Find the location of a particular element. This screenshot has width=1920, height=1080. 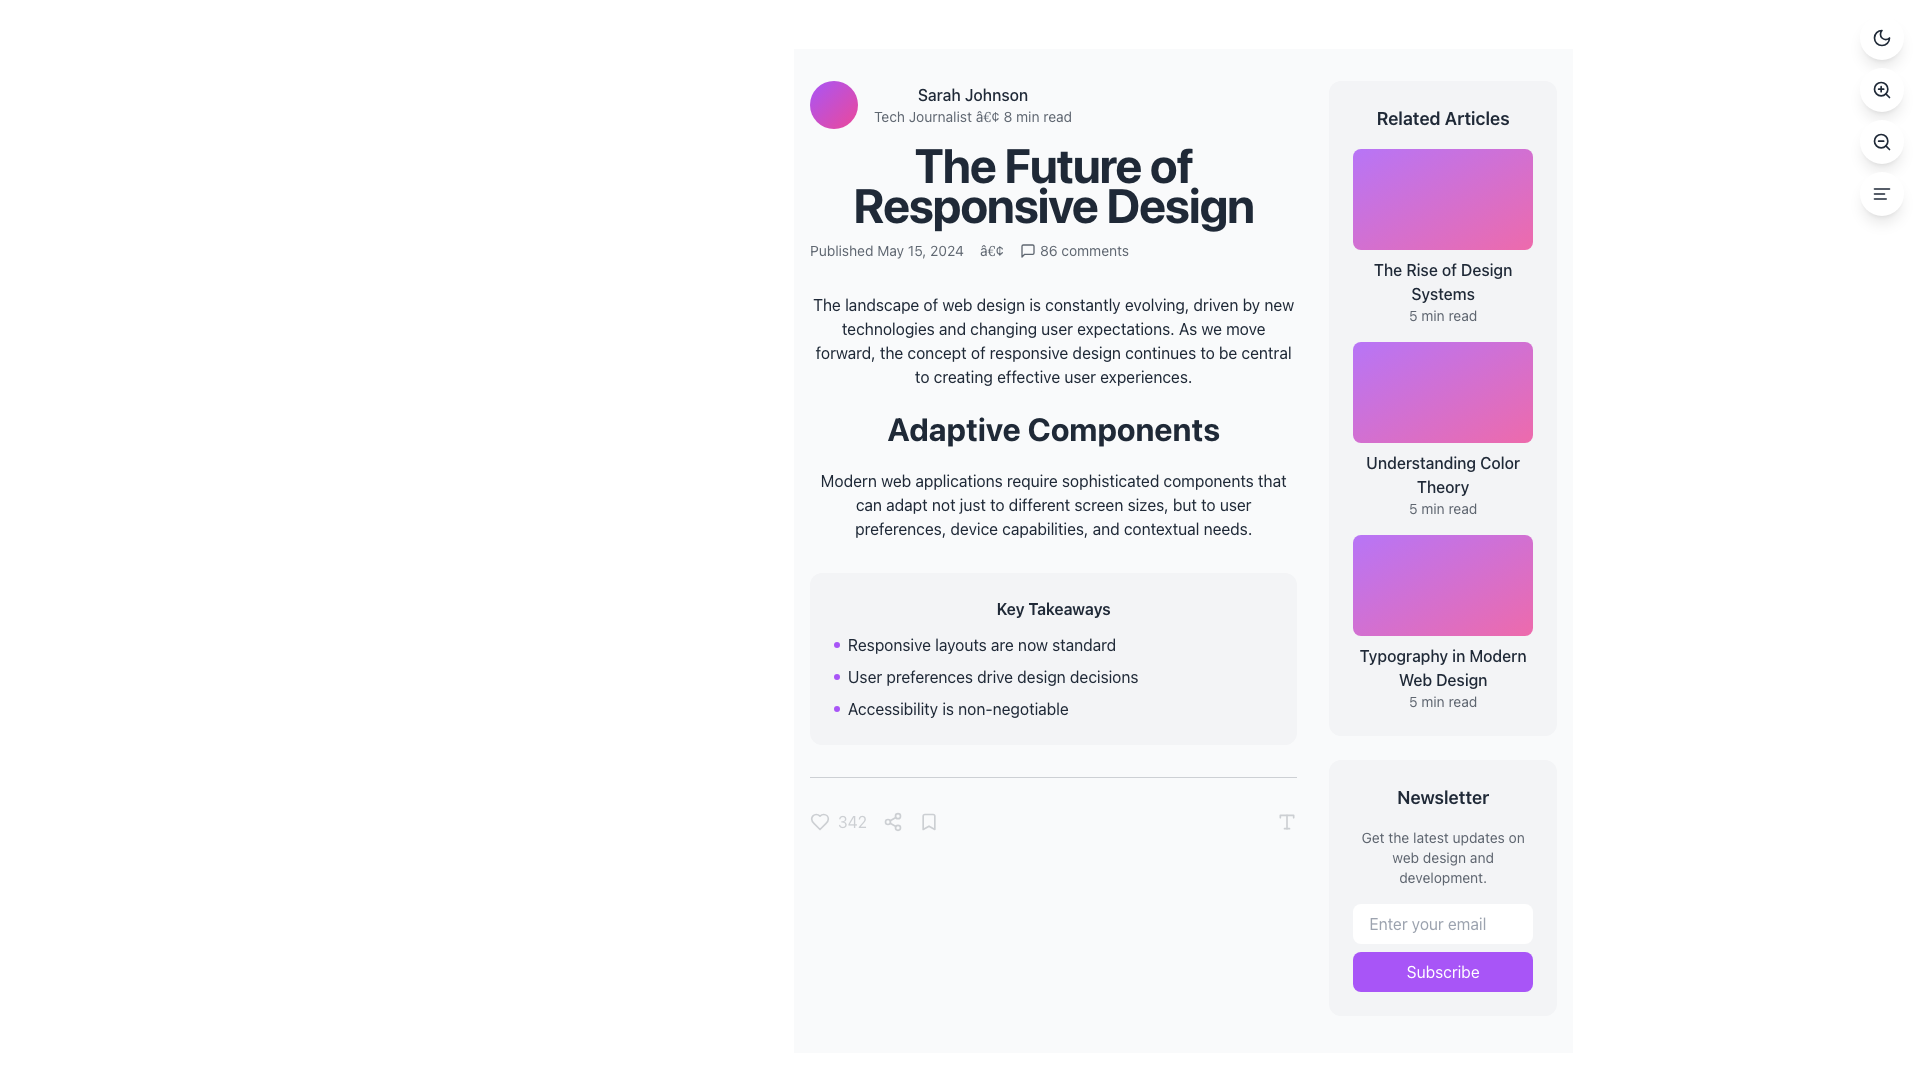

the Text label displaying the publication date information for the article, located below the main heading 'The Future of Responsive Design' is located at coordinates (886, 249).